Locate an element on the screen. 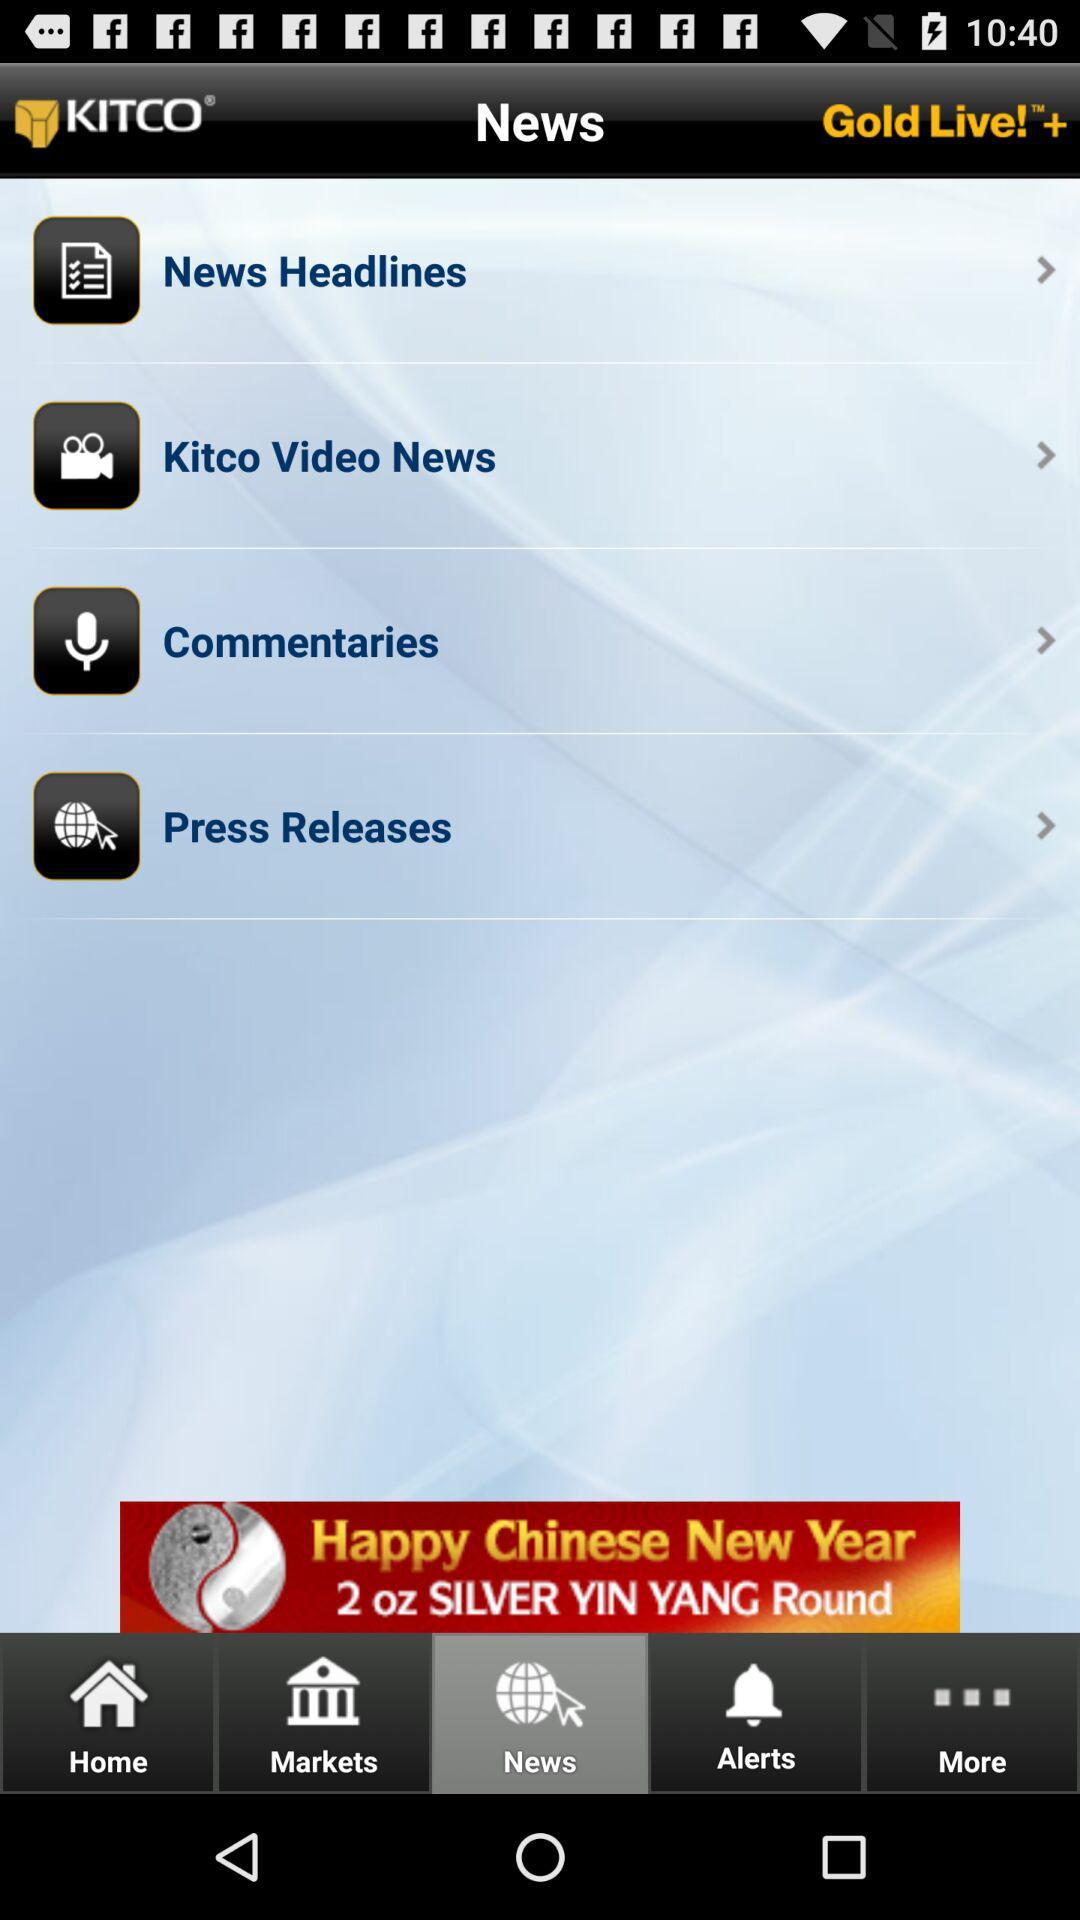  the option is located at coordinates (540, 1566).